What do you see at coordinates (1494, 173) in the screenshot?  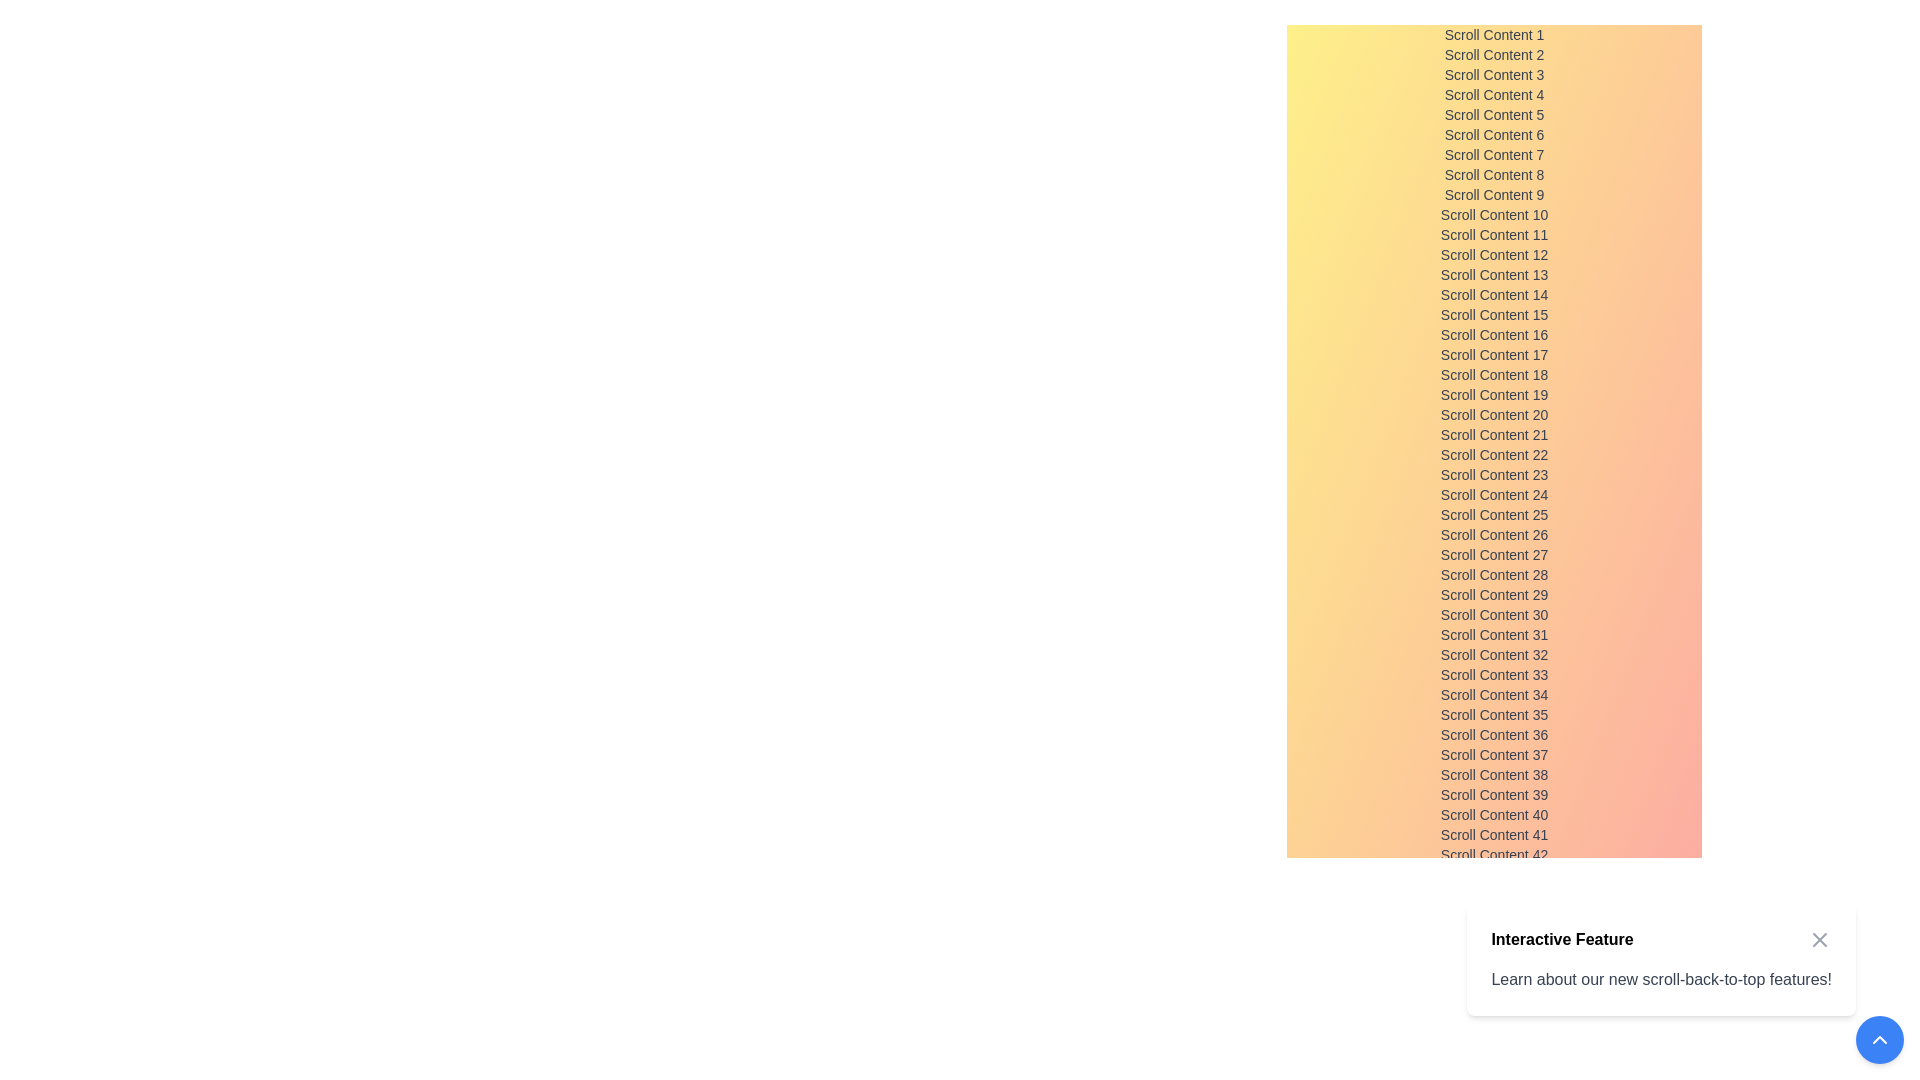 I see `the text label displaying 'Scroll Content 8', which is styled with a gray font color and is positioned as the eighth entry in a vertical list of scrolling text labels` at bounding box center [1494, 173].